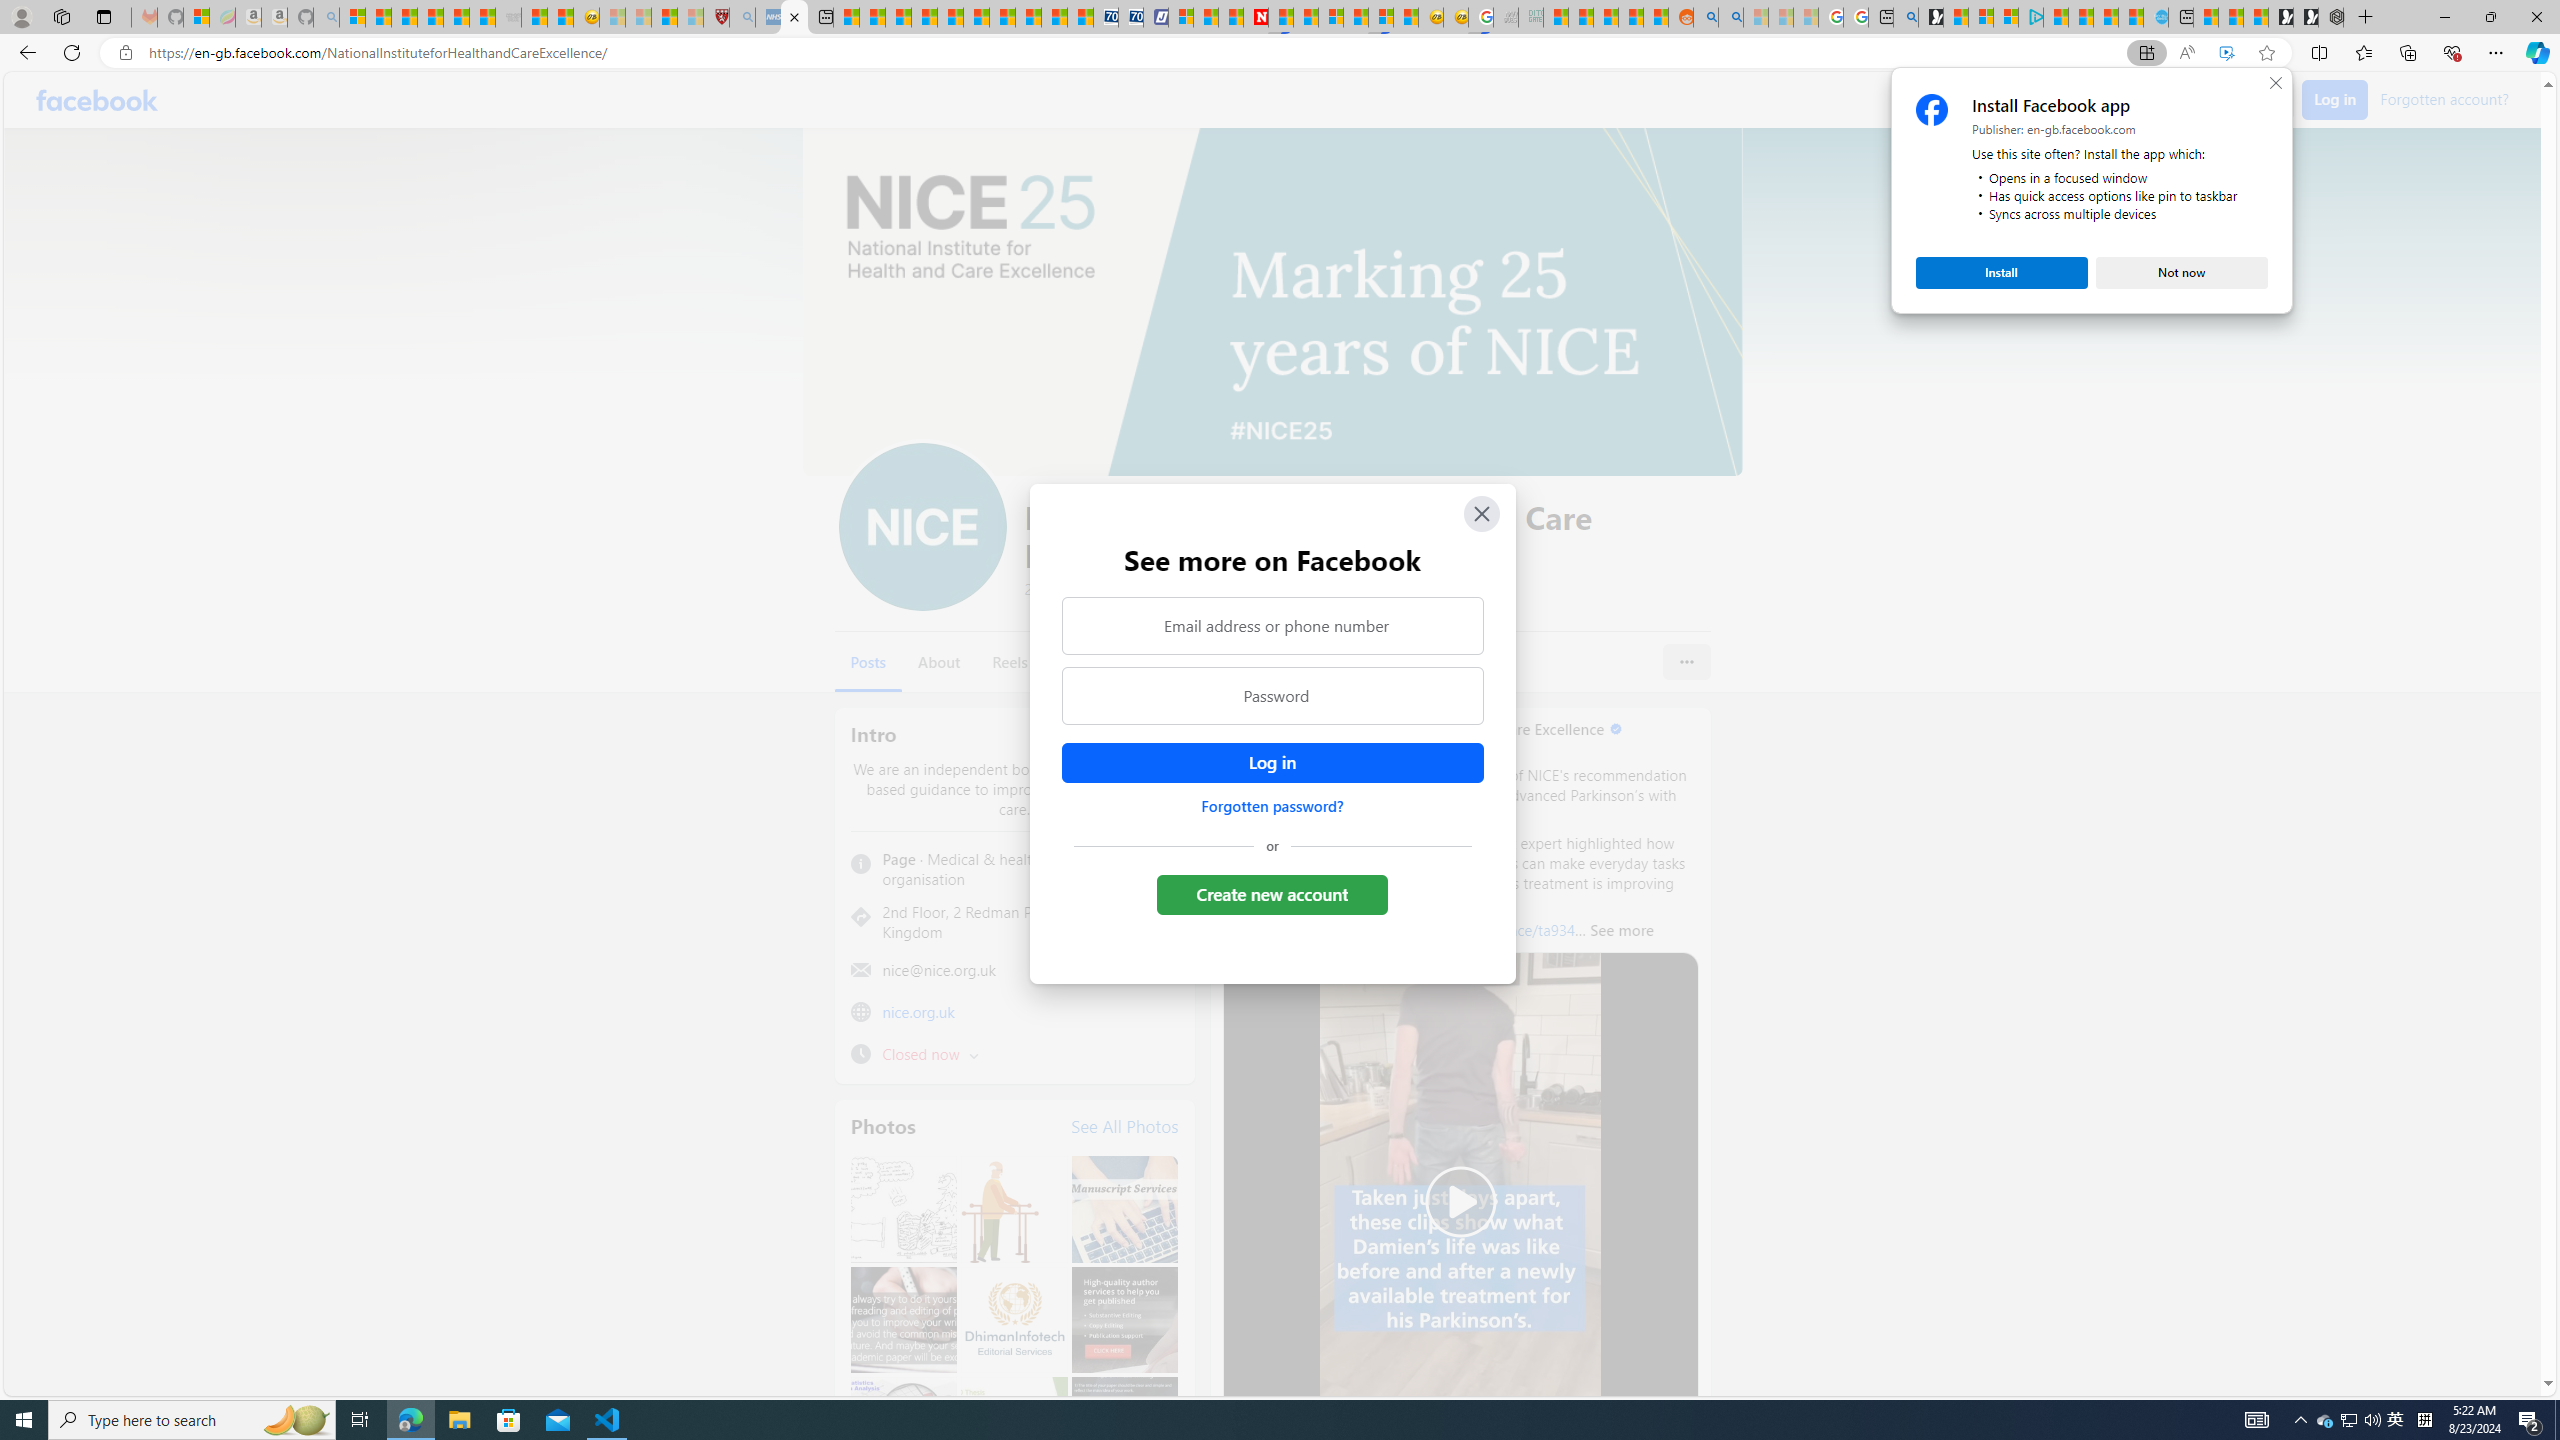 This screenshot has height=1440, width=2560. What do you see at coordinates (2255, 1418) in the screenshot?
I see `'AutomationID: 4105'` at bounding box center [2255, 1418].